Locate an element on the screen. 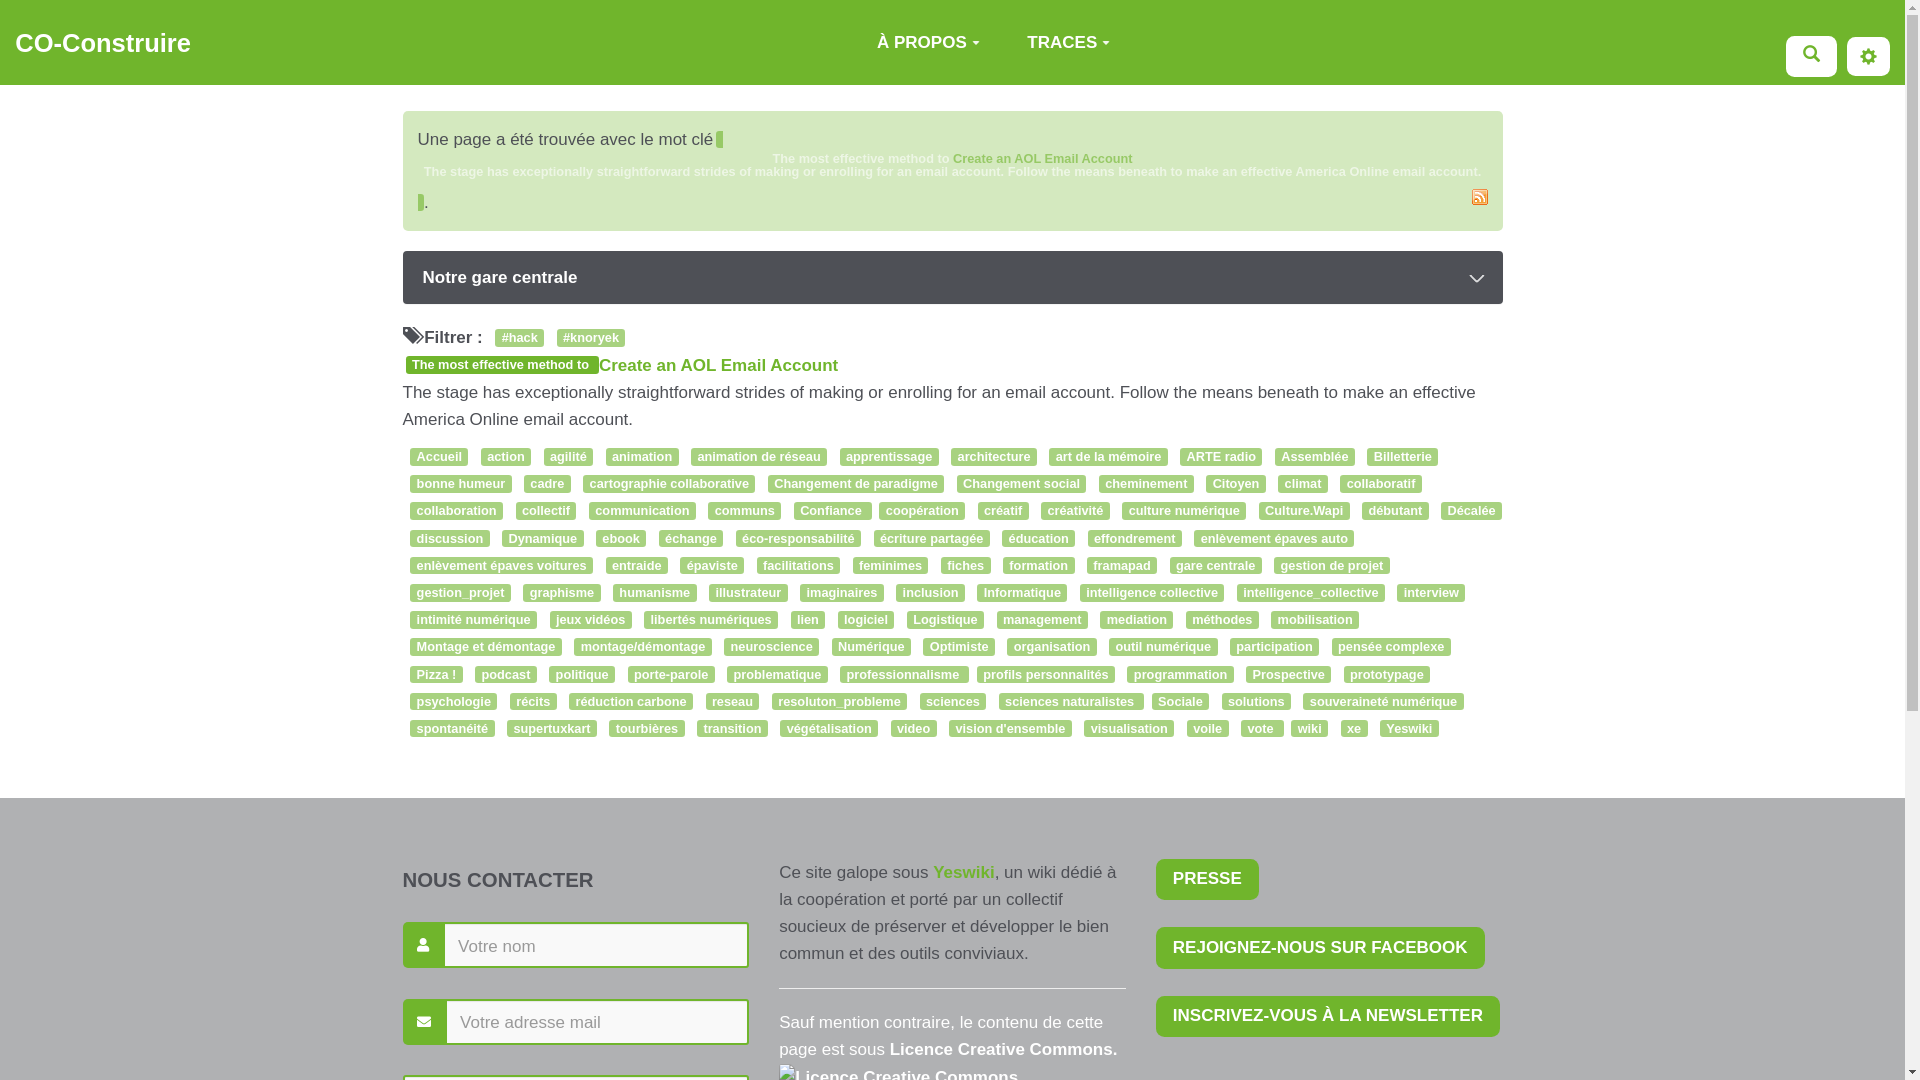 The image size is (1920, 1080). 'communication' is located at coordinates (642, 509).